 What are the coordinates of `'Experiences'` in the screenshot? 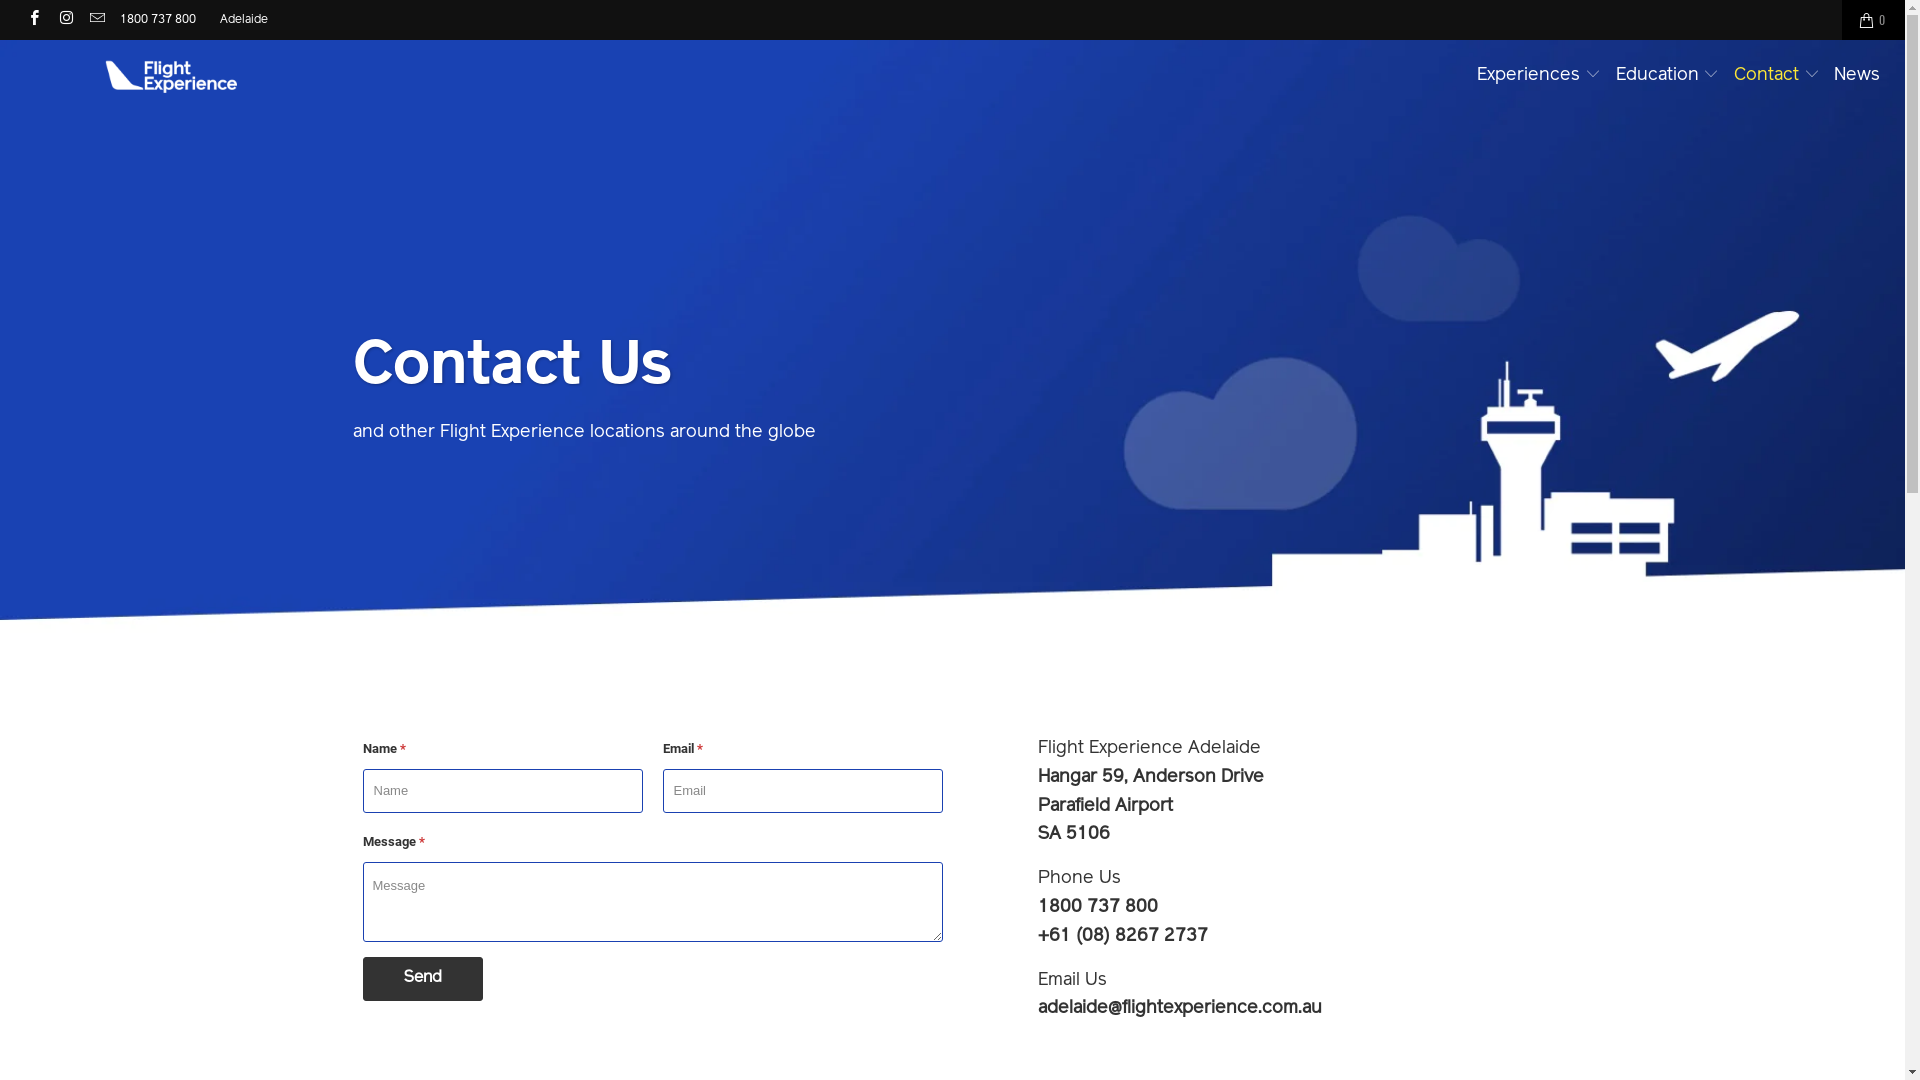 It's located at (1538, 75).